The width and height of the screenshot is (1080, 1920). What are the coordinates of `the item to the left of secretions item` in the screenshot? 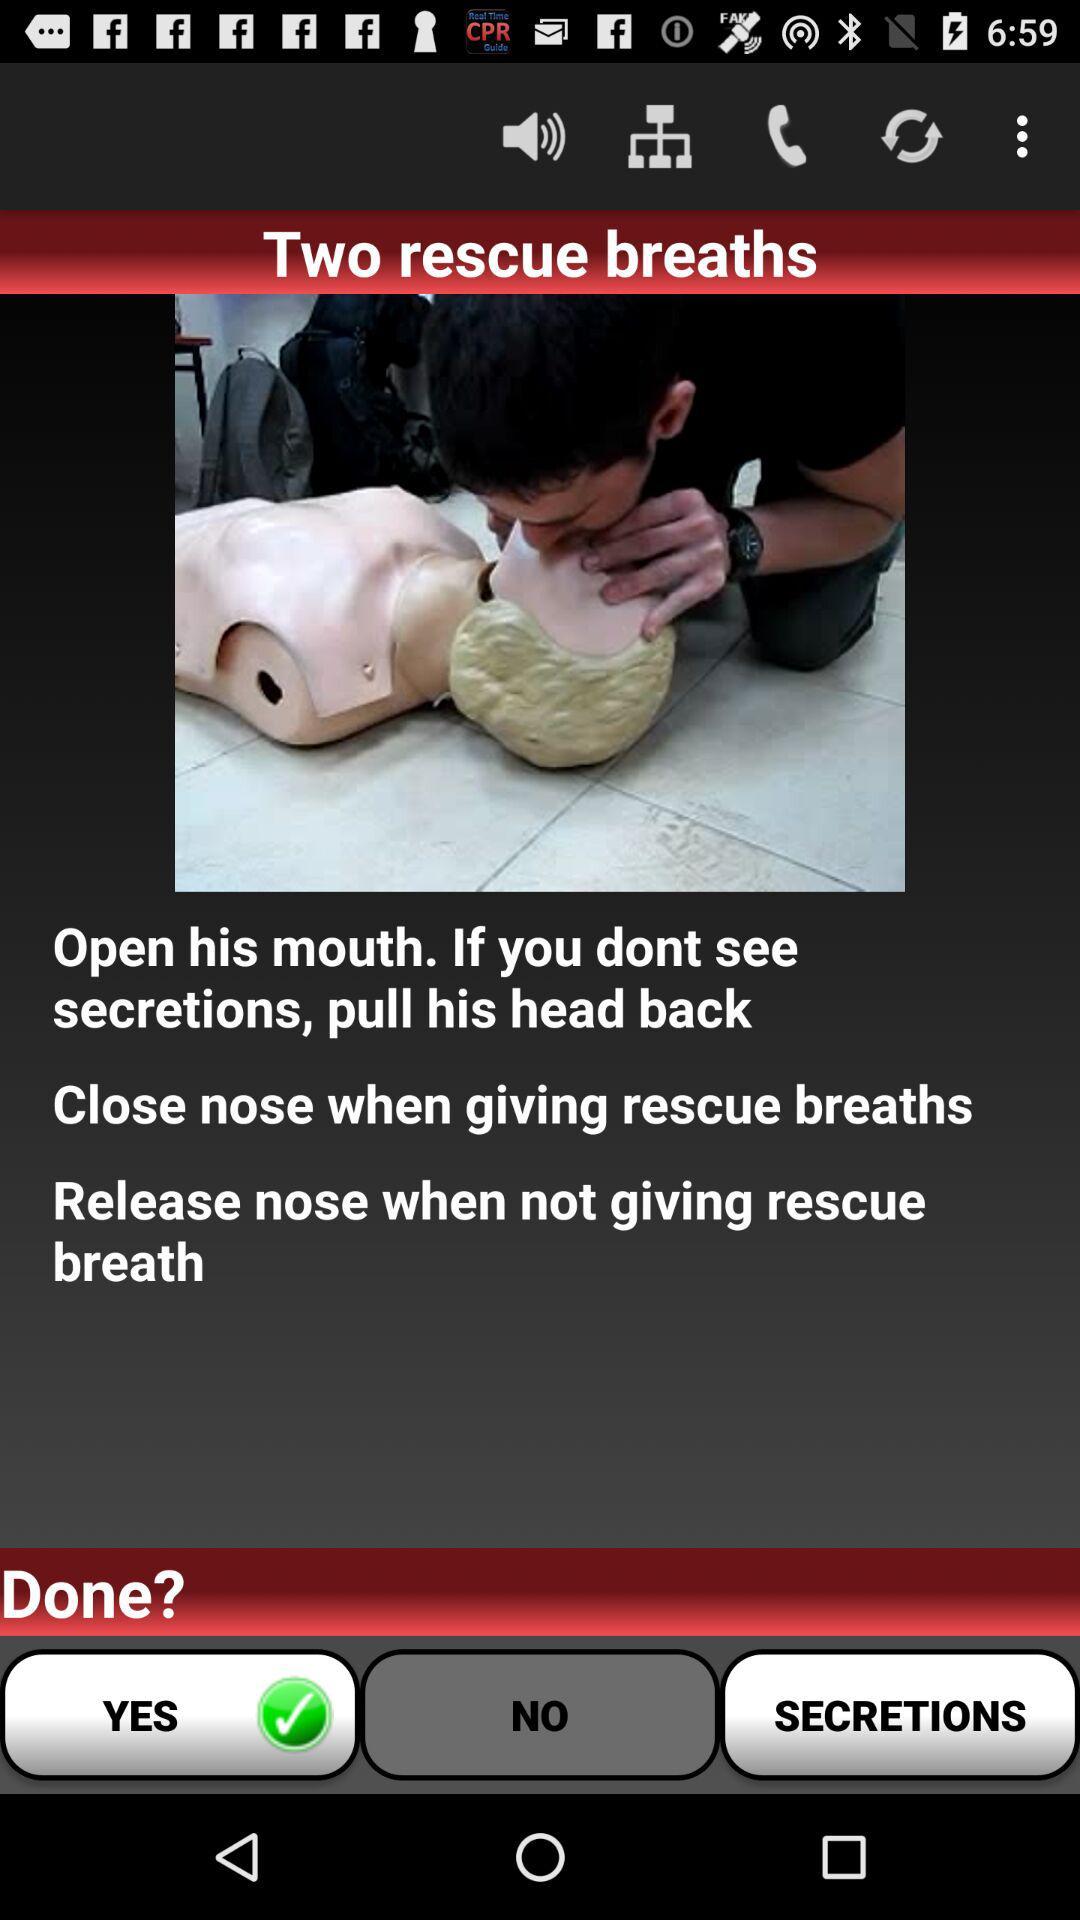 It's located at (540, 1713).